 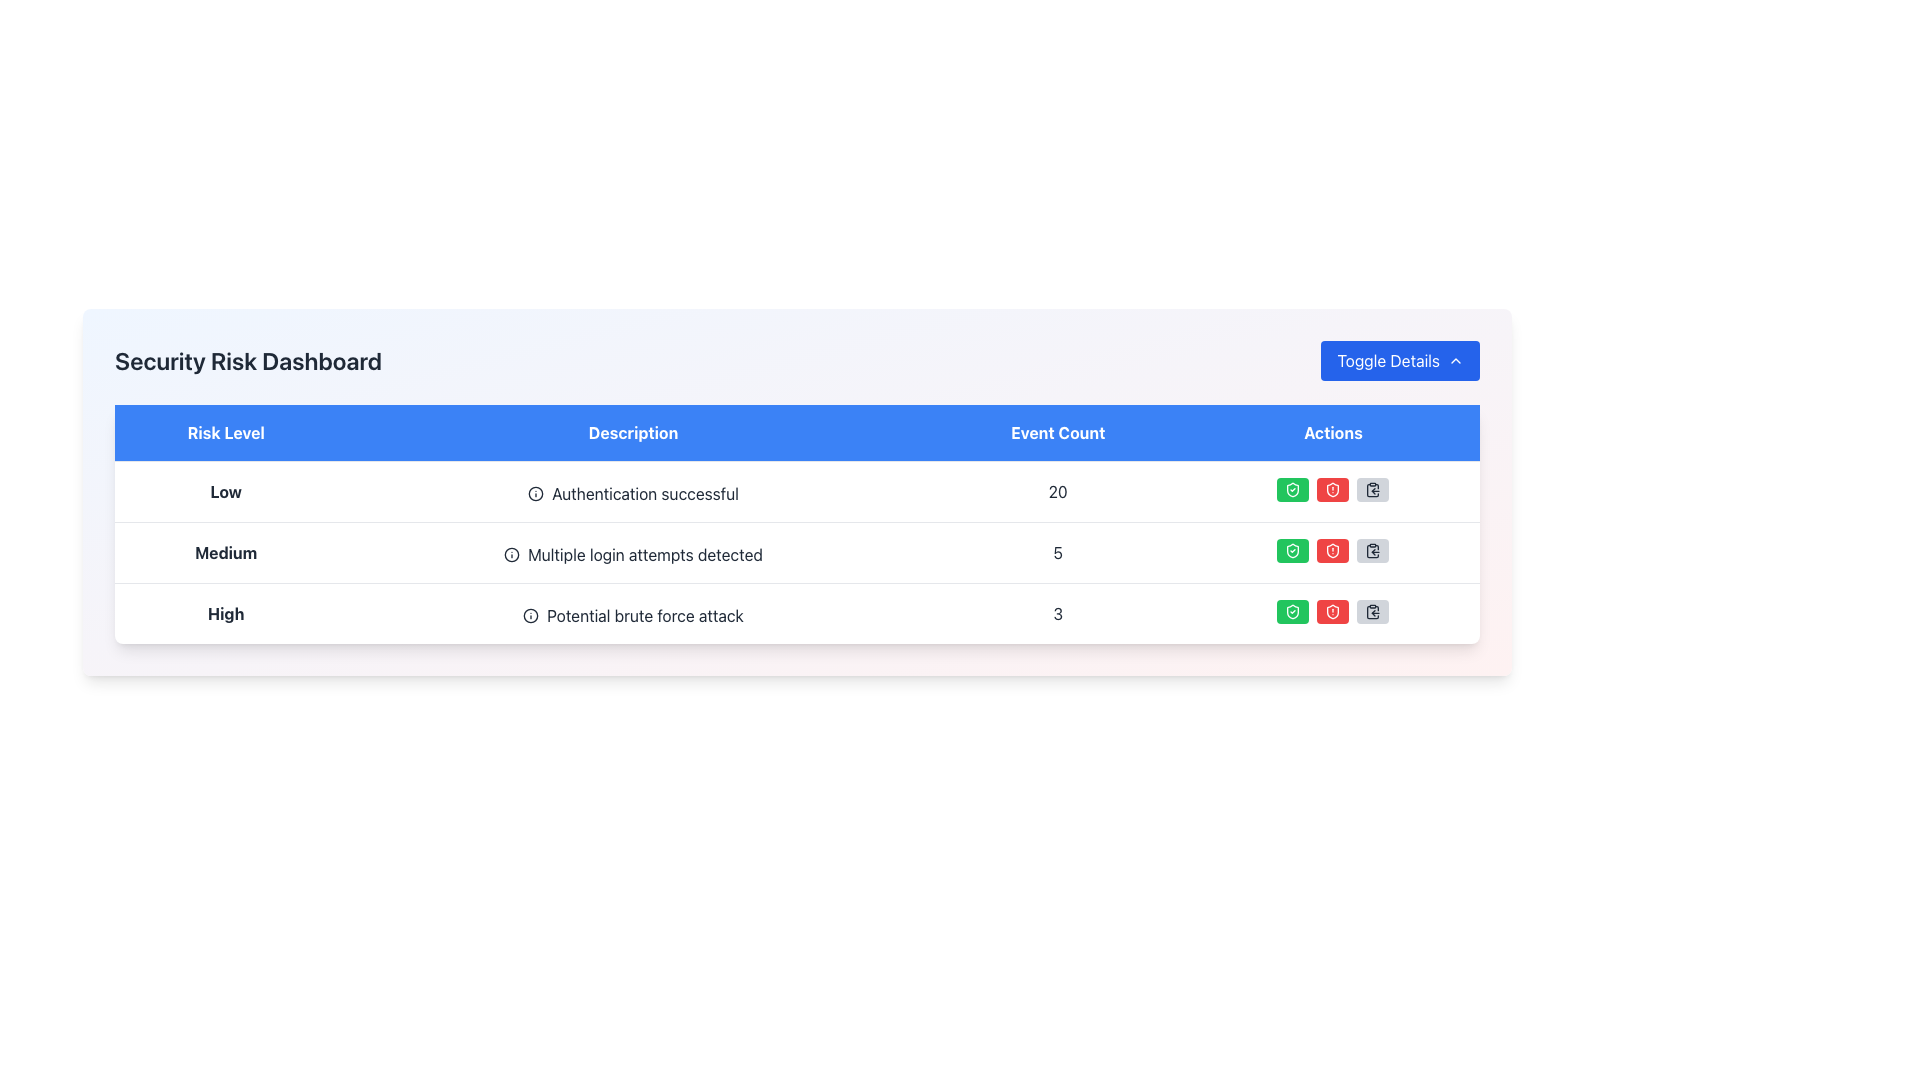 I want to click on the static text label in the table header that categorizes rows based on their associated risk level, located at the top-left portion of the table header row, so click(x=226, y=432).